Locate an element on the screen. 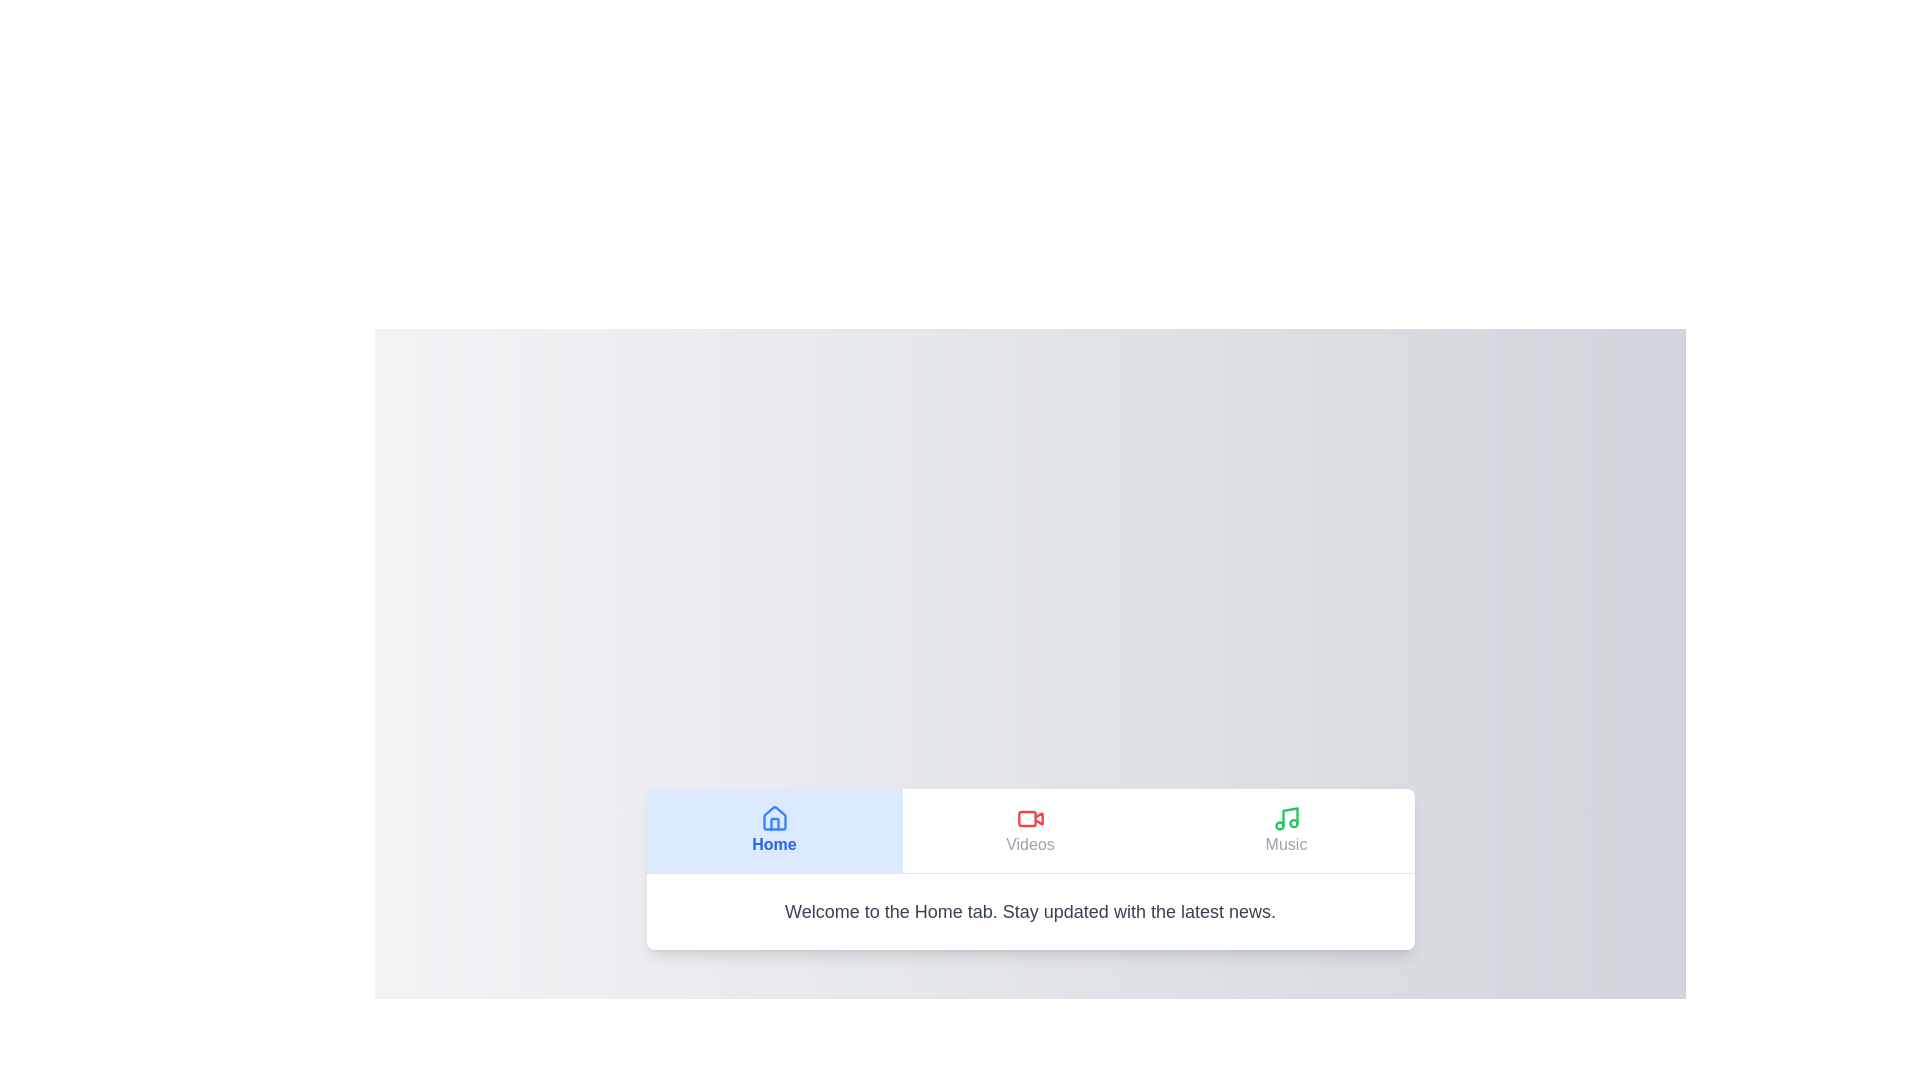 Image resolution: width=1920 pixels, height=1080 pixels. the Home icon to activate the corresponding tab is located at coordinates (773, 818).